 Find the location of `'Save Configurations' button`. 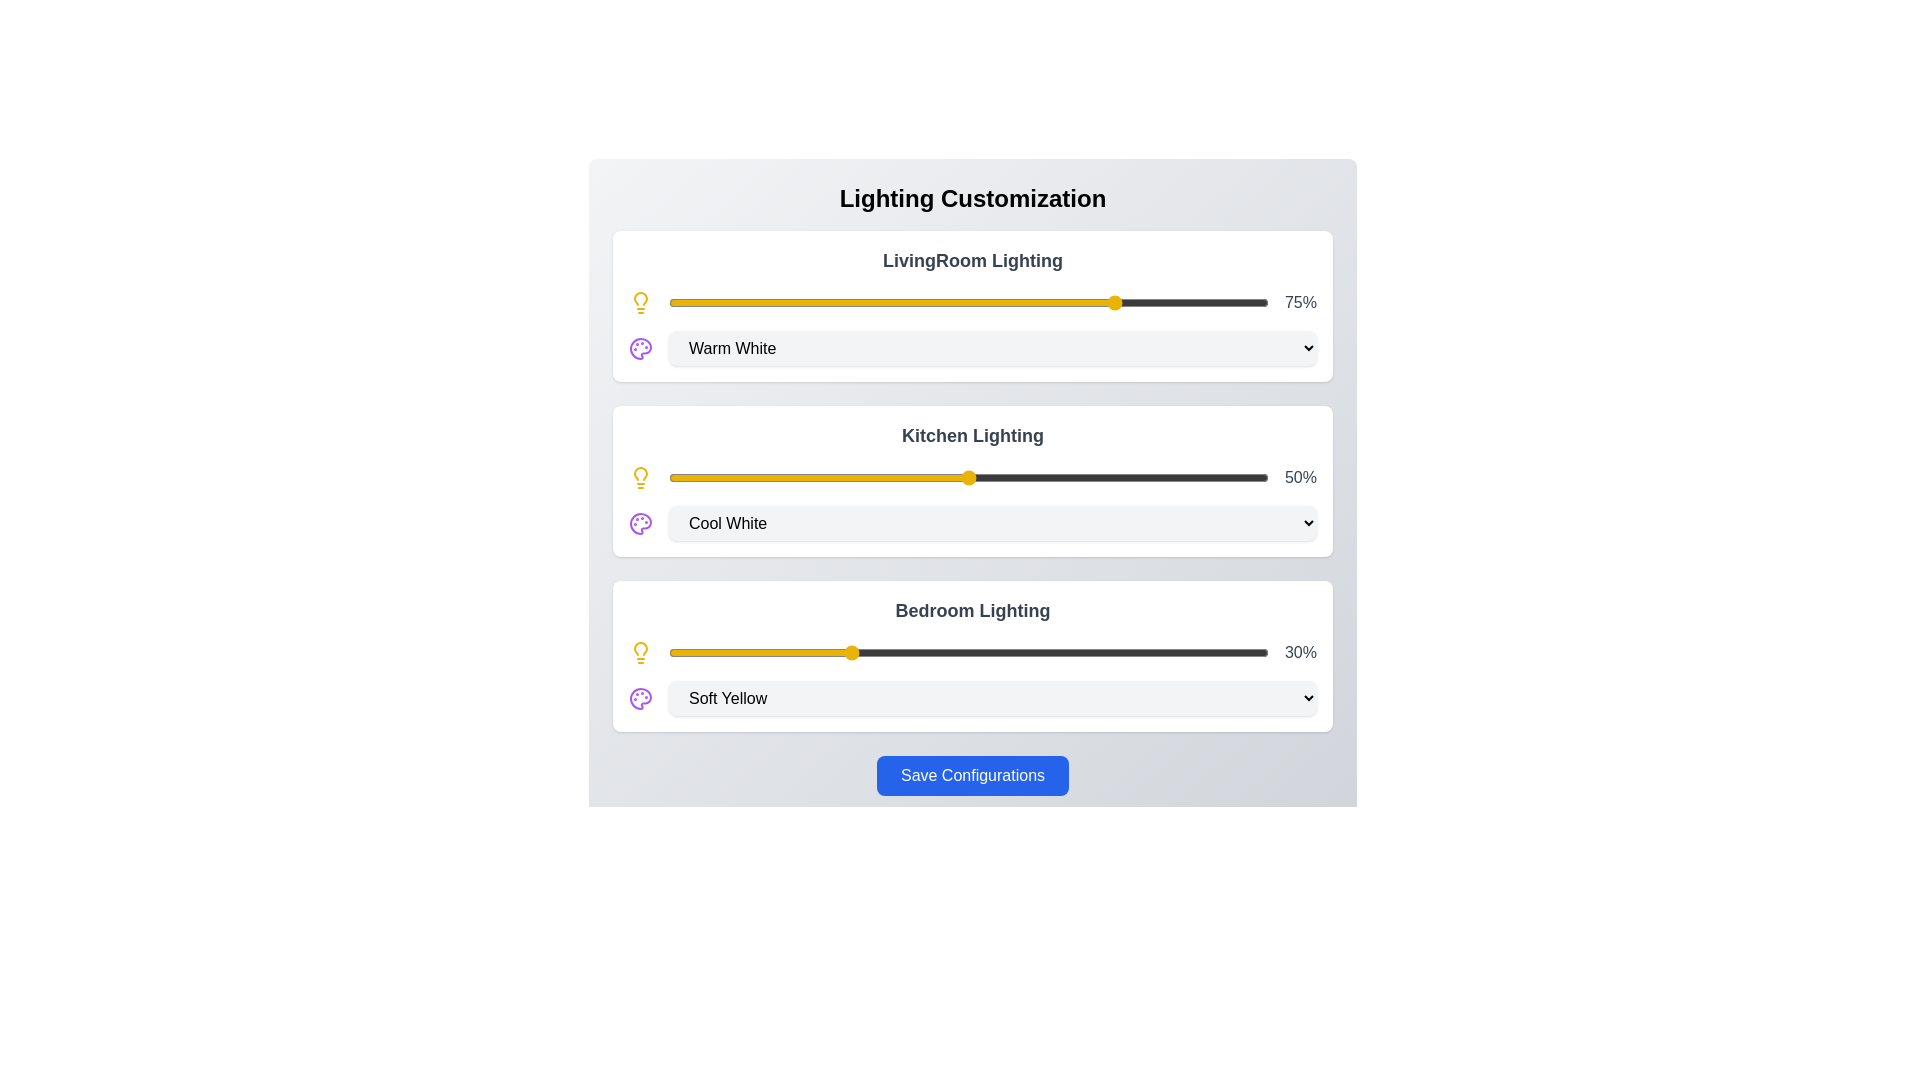

'Save Configurations' button is located at coordinates (973, 774).